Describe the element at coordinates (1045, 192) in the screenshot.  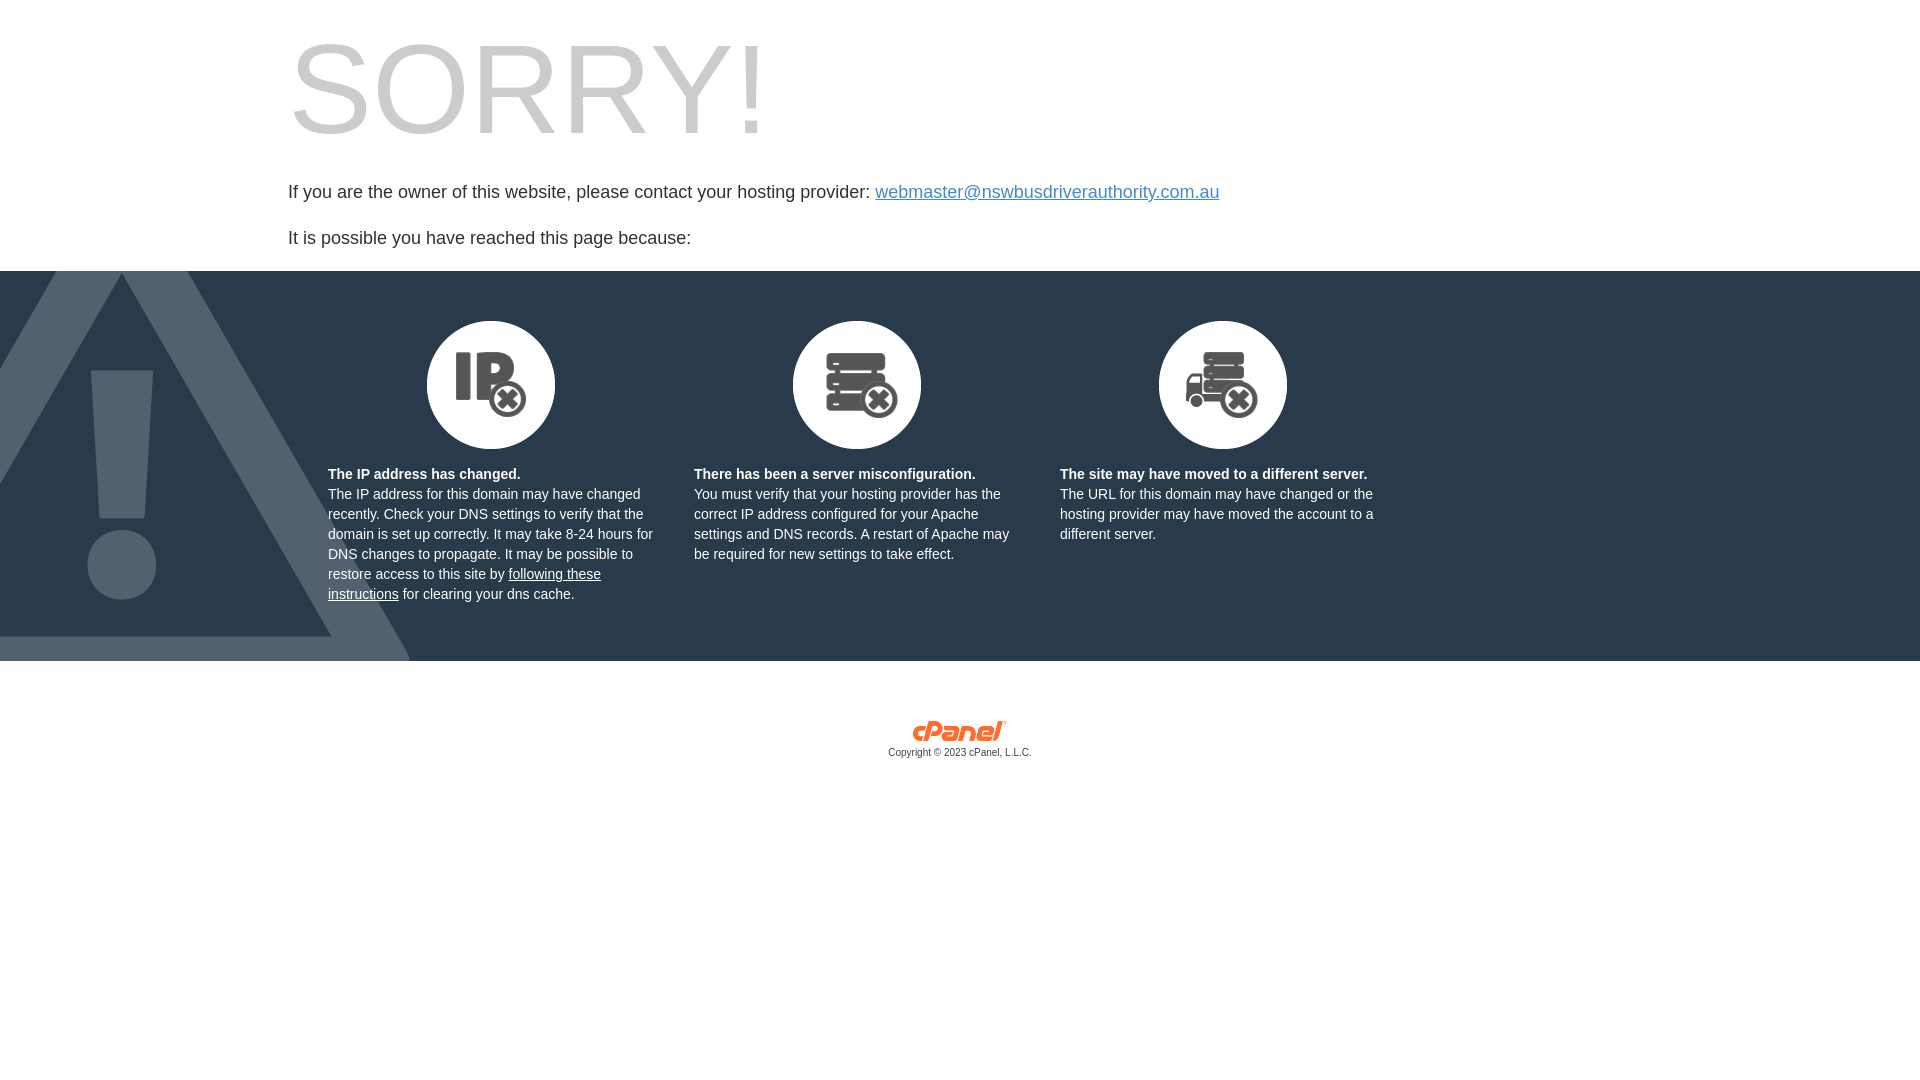
I see `'webmaster@nswbusdriverauthority.com.au'` at that location.